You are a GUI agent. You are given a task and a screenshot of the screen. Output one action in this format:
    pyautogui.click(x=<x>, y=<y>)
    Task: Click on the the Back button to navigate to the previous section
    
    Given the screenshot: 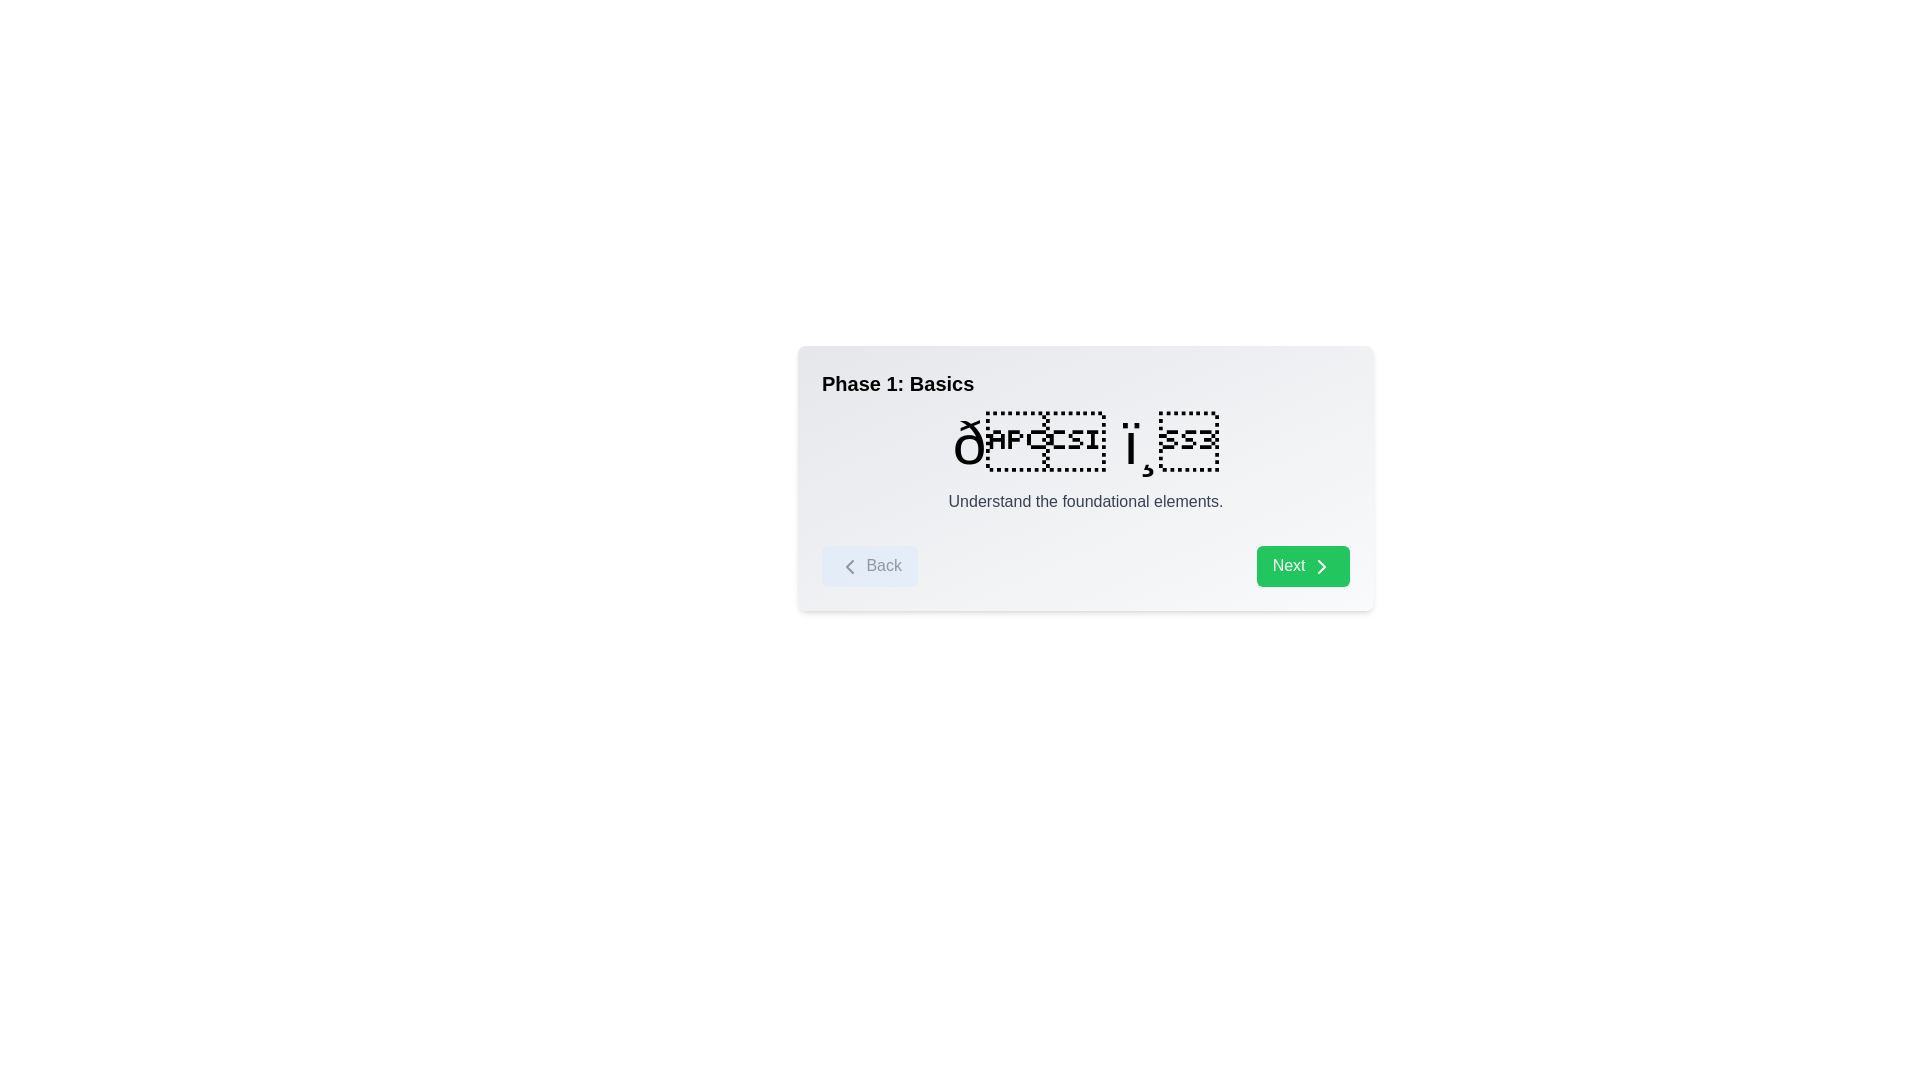 What is the action you would take?
    pyautogui.click(x=869, y=566)
    